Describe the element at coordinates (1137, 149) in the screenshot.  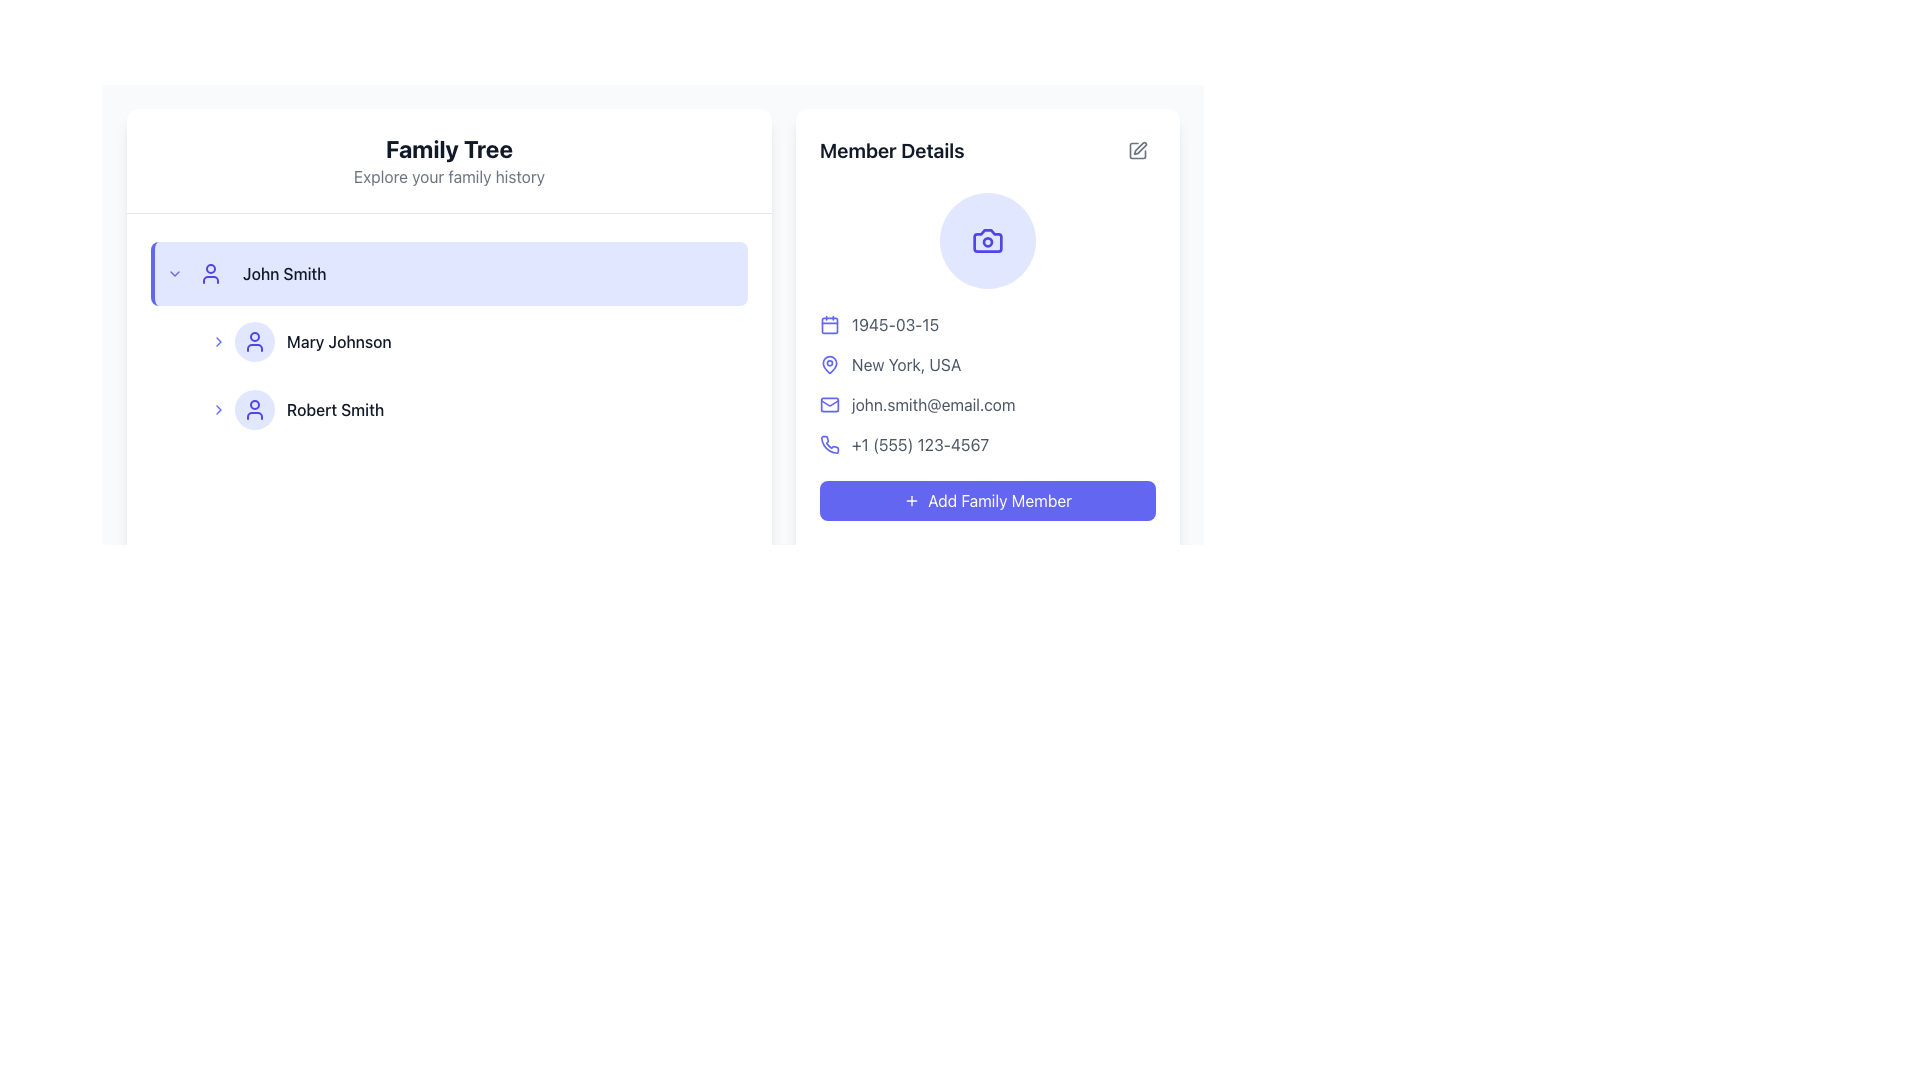
I see `the button located in the top-right corner of the 'Member Details' section` at that location.